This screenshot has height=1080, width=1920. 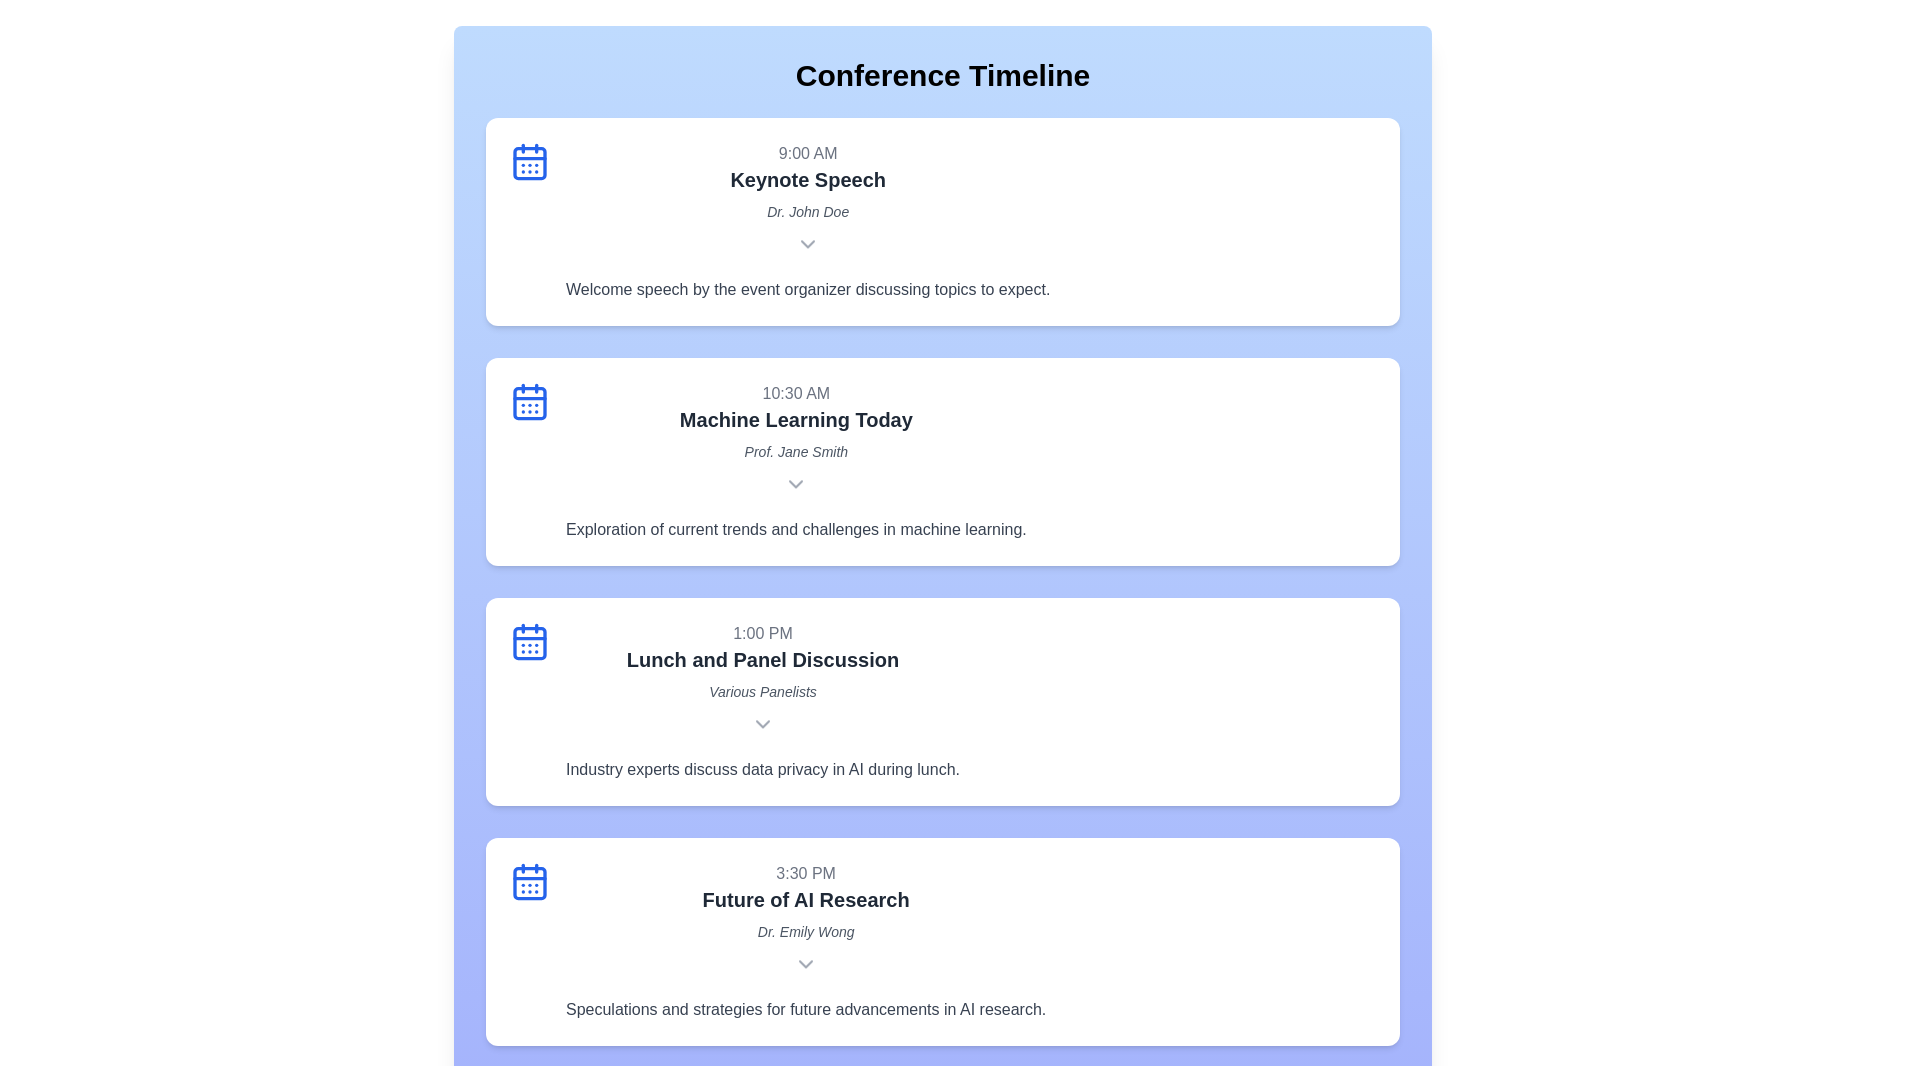 What do you see at coordinates (808, 153) in the screenshot?
I see `the text label displaying '9:00 AM' located in the 'Conference Timeline' section above the 'Keynote Speech' title` at bounding box center [808, 153].